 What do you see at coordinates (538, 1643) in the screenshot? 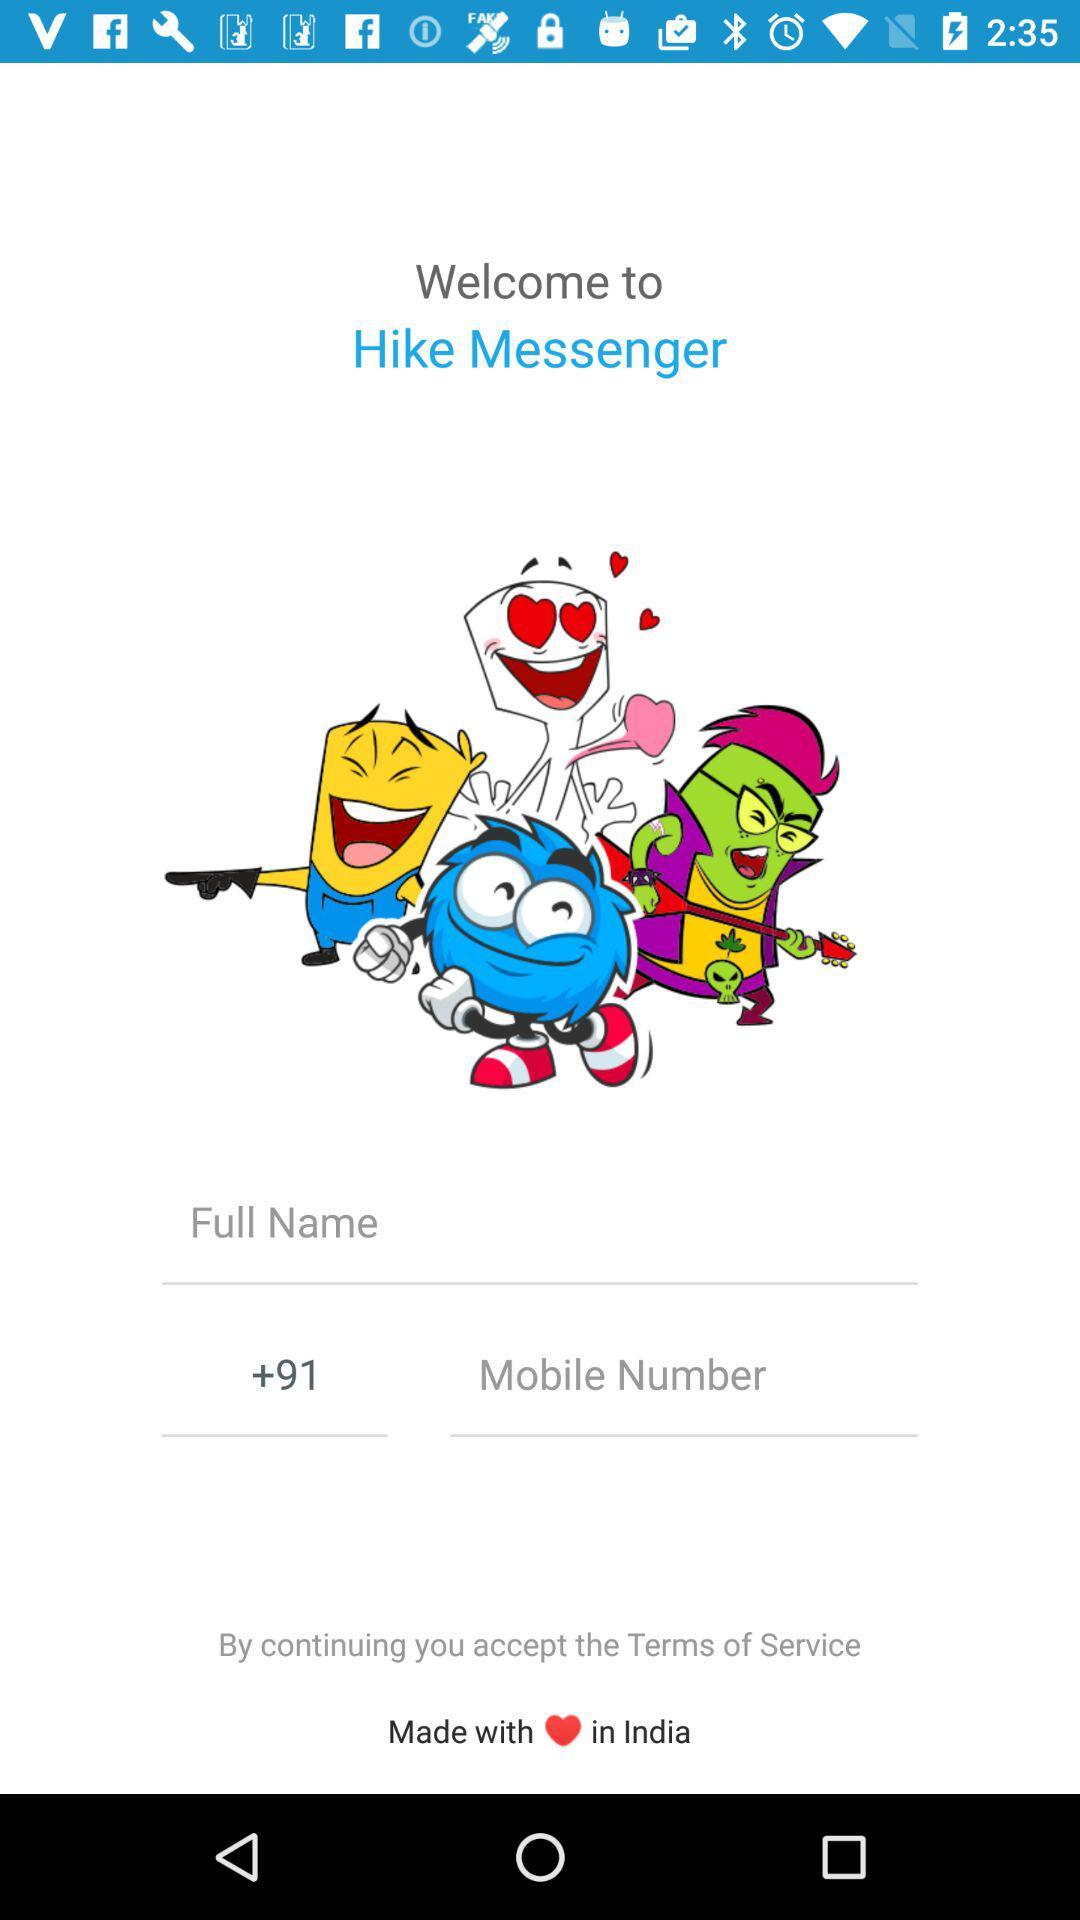
I see `by continuing you` at bounding box center [538, 1643].